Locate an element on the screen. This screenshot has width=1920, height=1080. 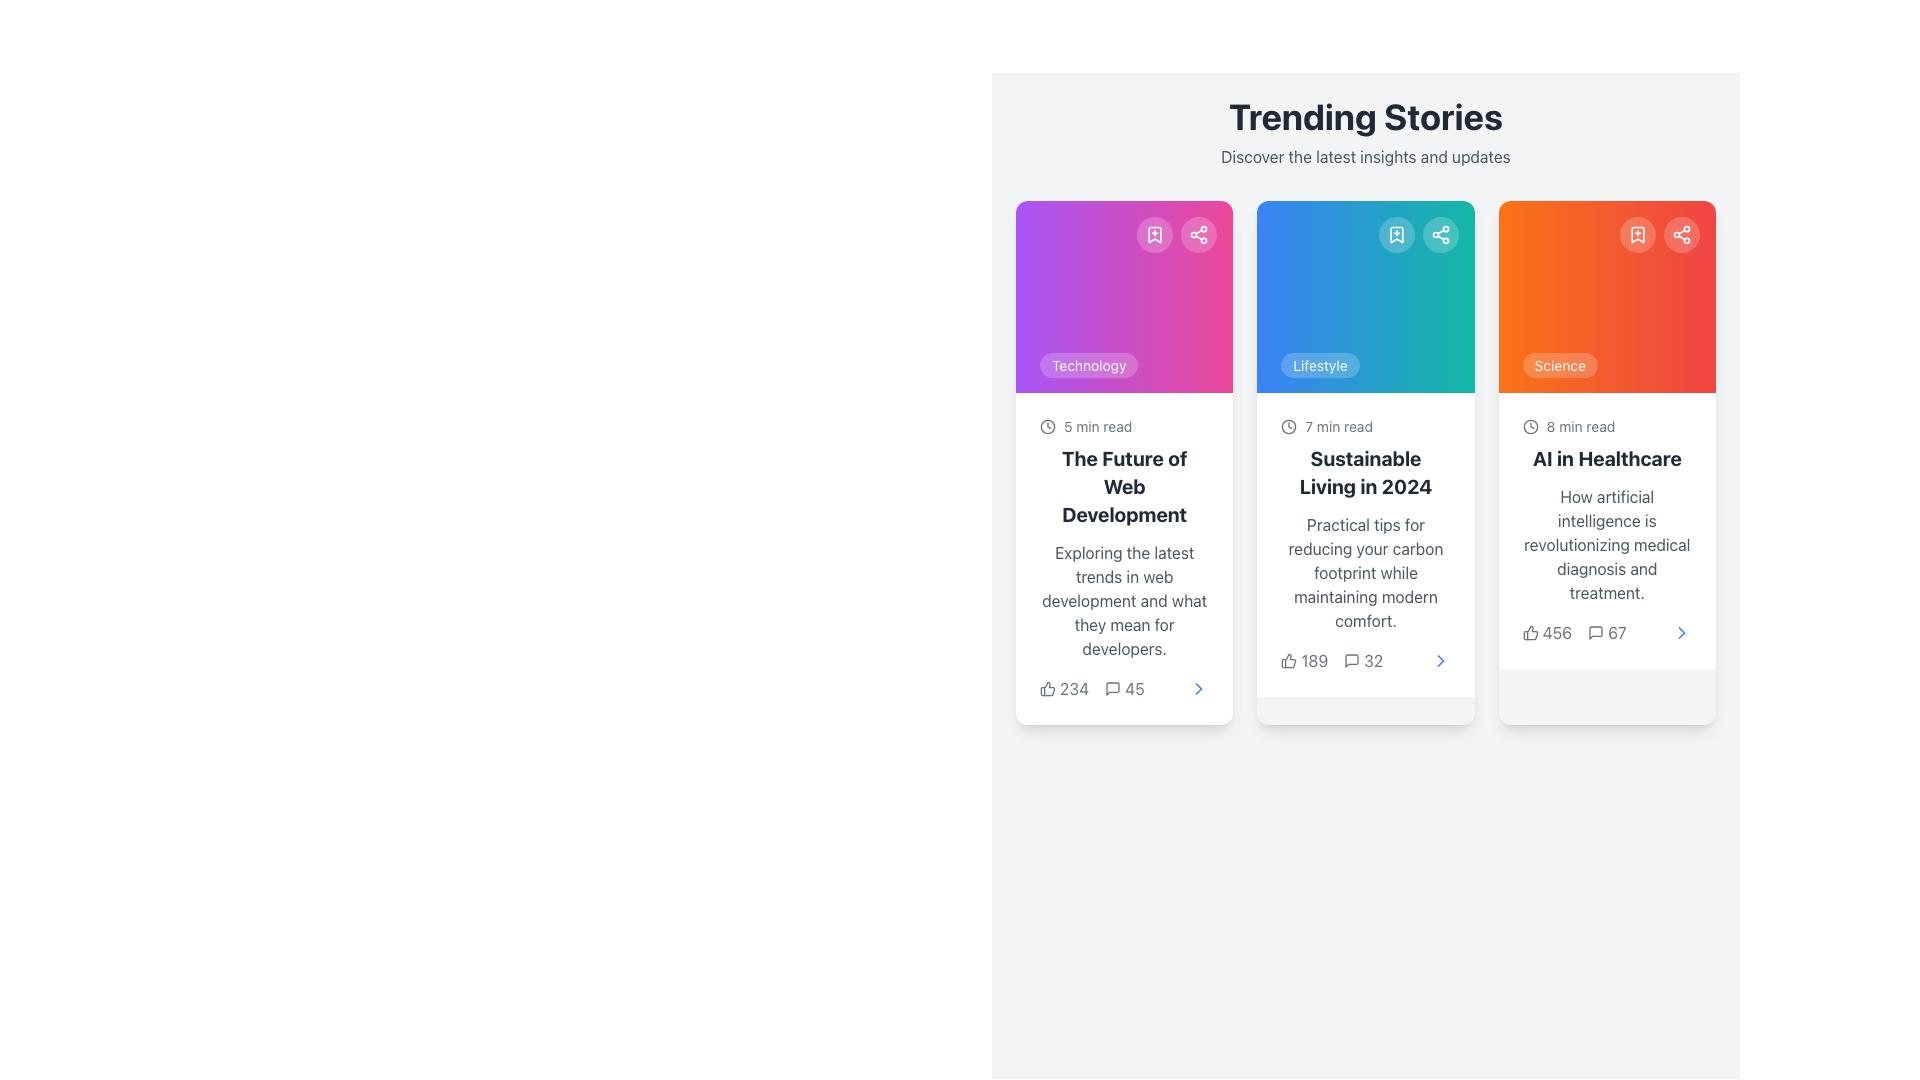
the Right Navigation Button located in the bottom right corner of the third card from the left is located at coordinates (1440, 660).